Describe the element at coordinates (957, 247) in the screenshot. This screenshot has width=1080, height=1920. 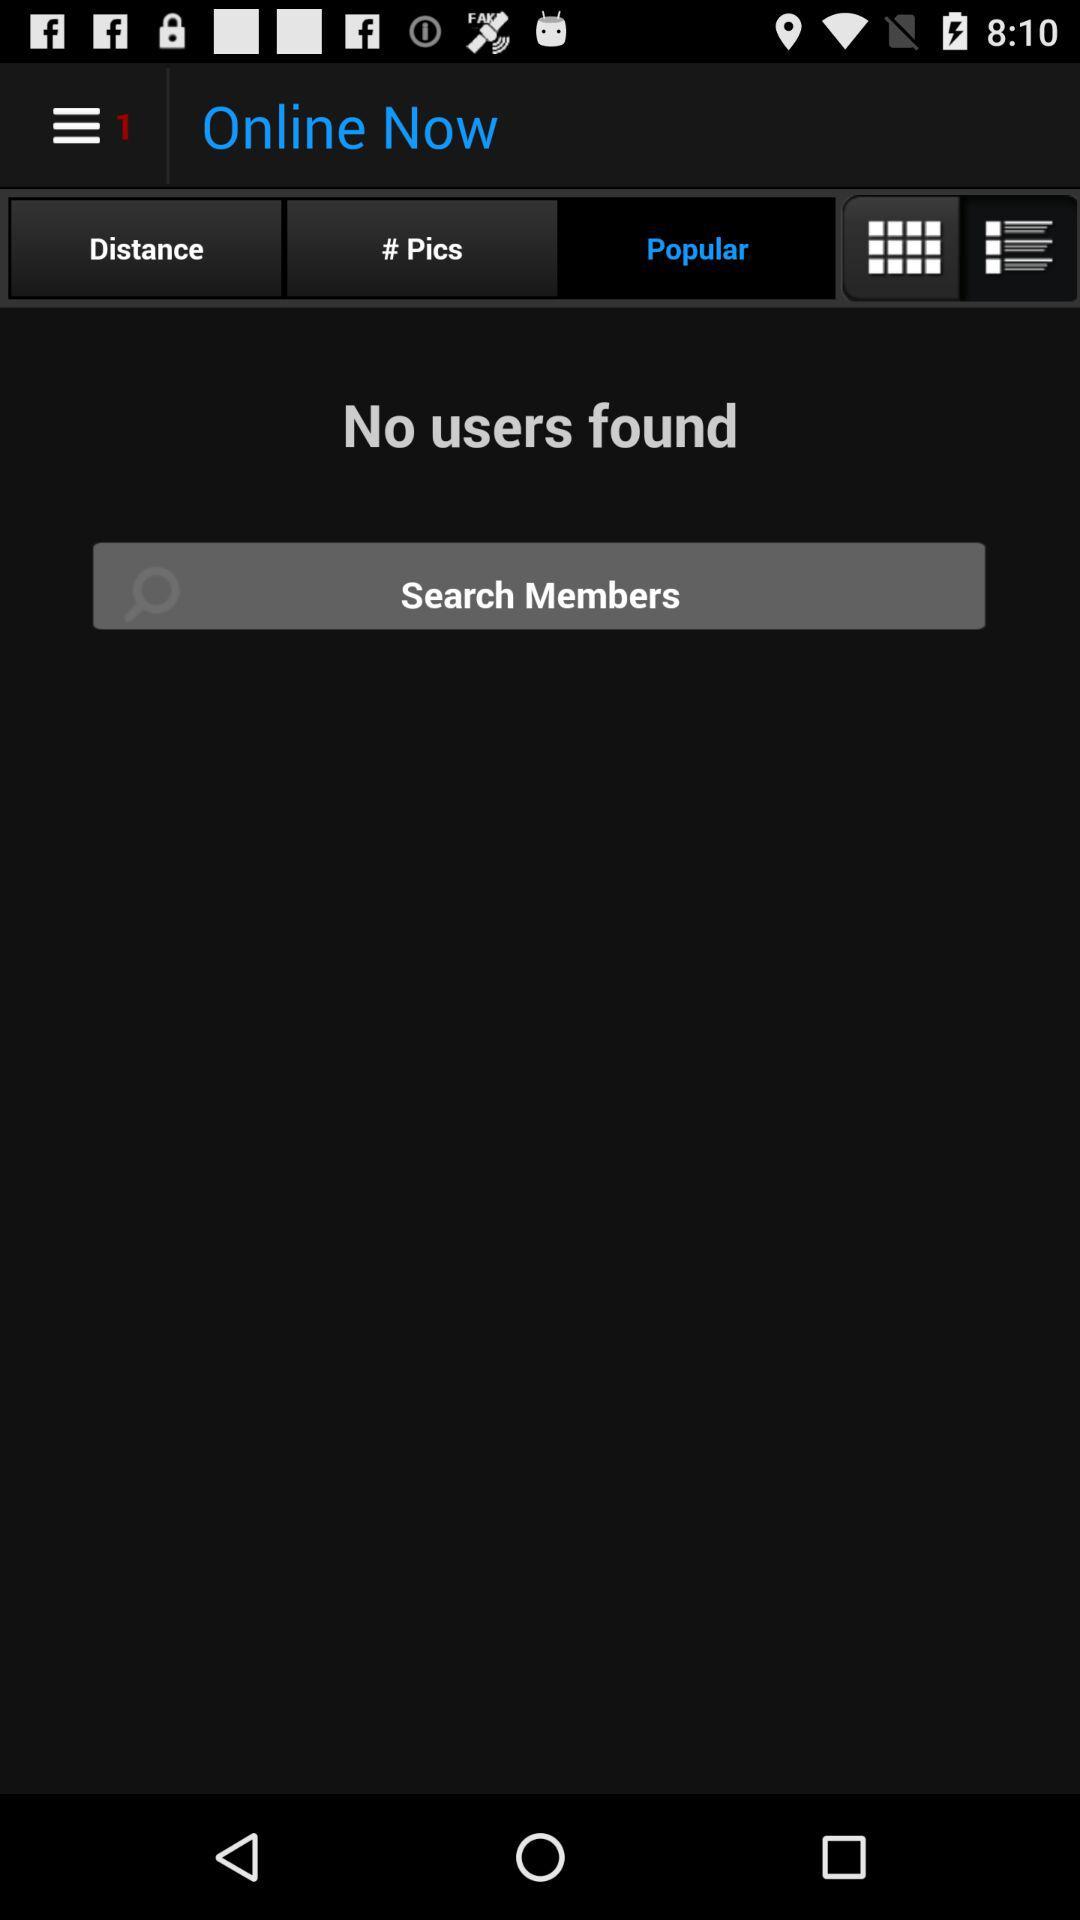
I see `the icon at the top right corner` at that location.